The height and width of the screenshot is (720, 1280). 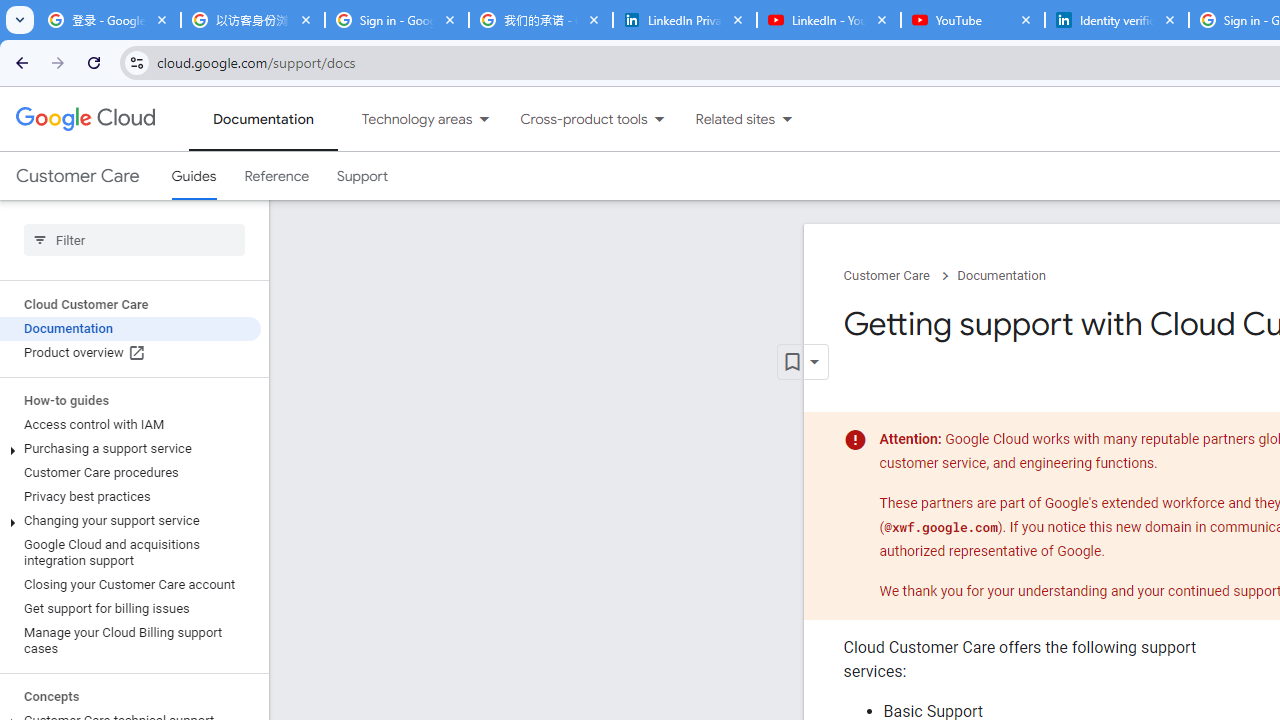 I want to click on 'Customer Care chevron_right', so click(x=899, y=276).